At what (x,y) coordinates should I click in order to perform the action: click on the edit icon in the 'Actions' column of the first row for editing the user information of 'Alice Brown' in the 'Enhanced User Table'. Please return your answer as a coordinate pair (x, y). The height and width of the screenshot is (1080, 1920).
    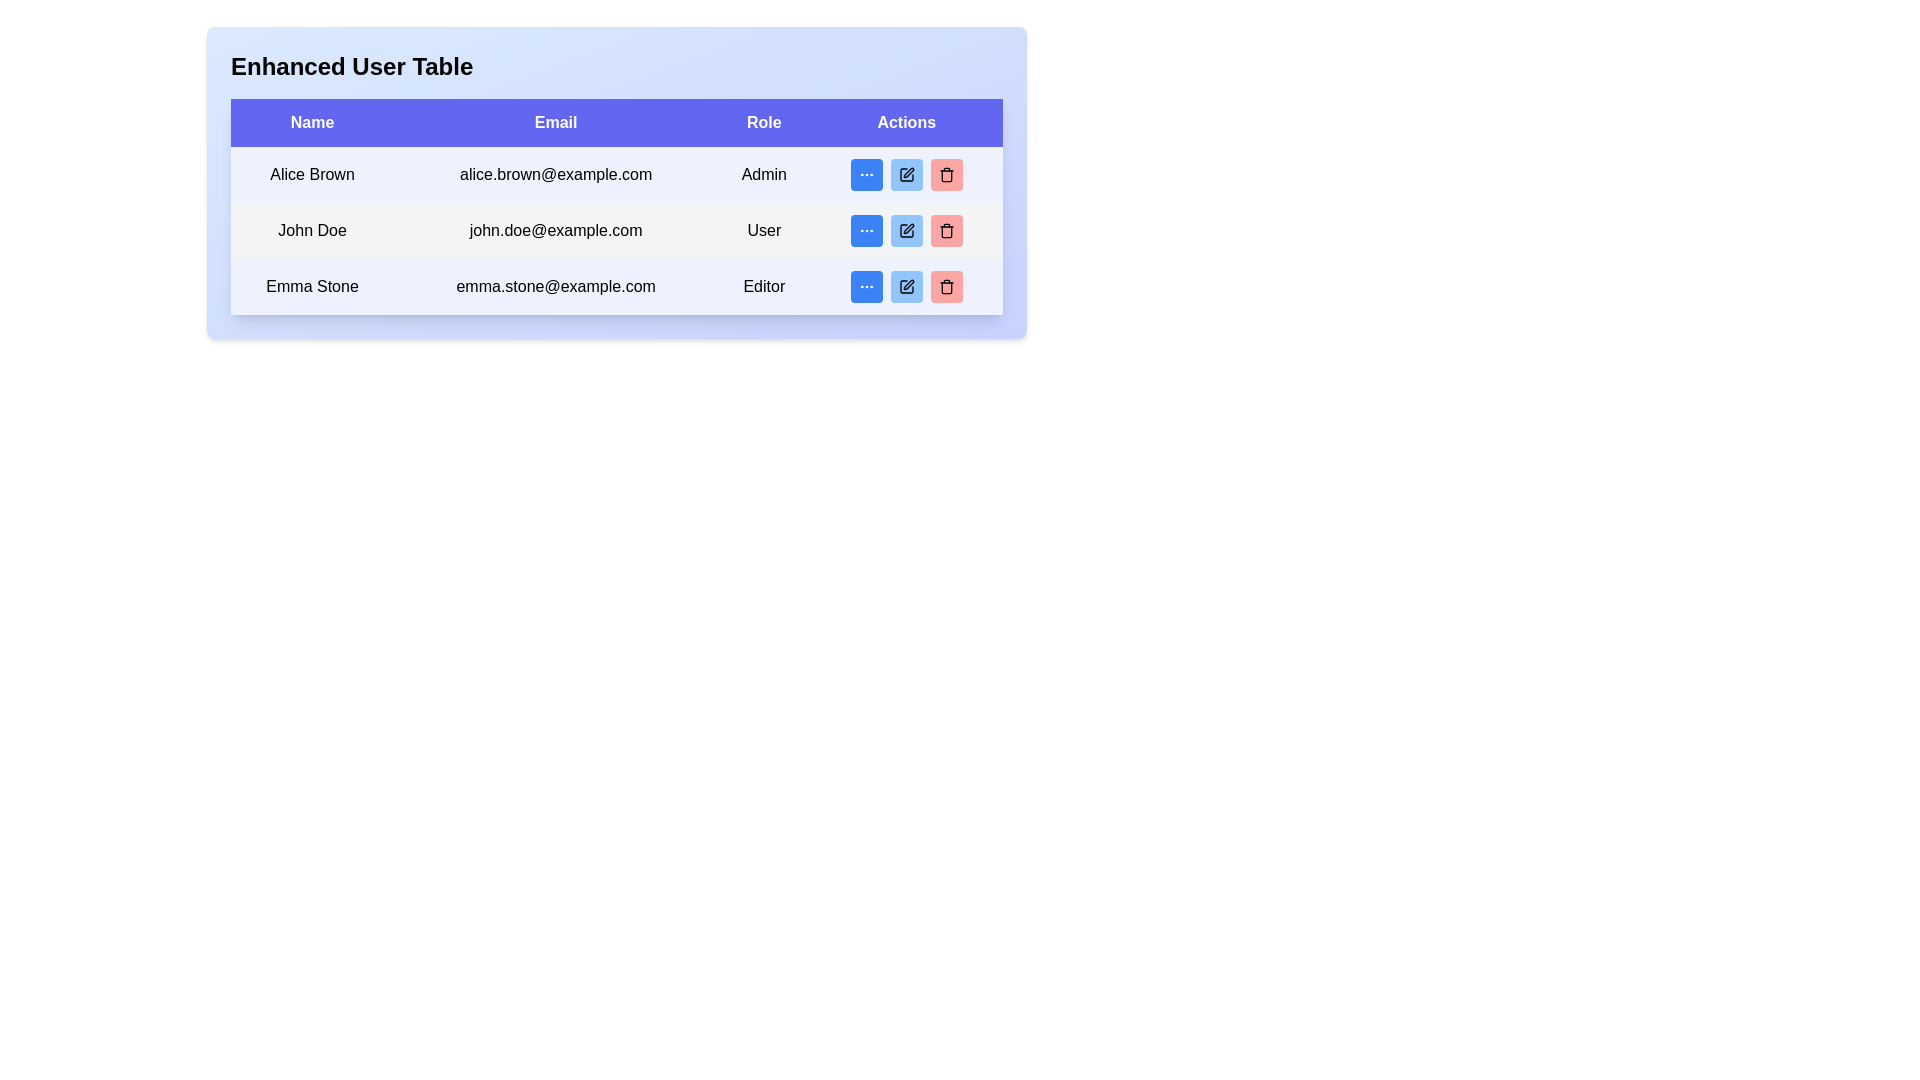
    Looking at the image, I should click on (907, 172).